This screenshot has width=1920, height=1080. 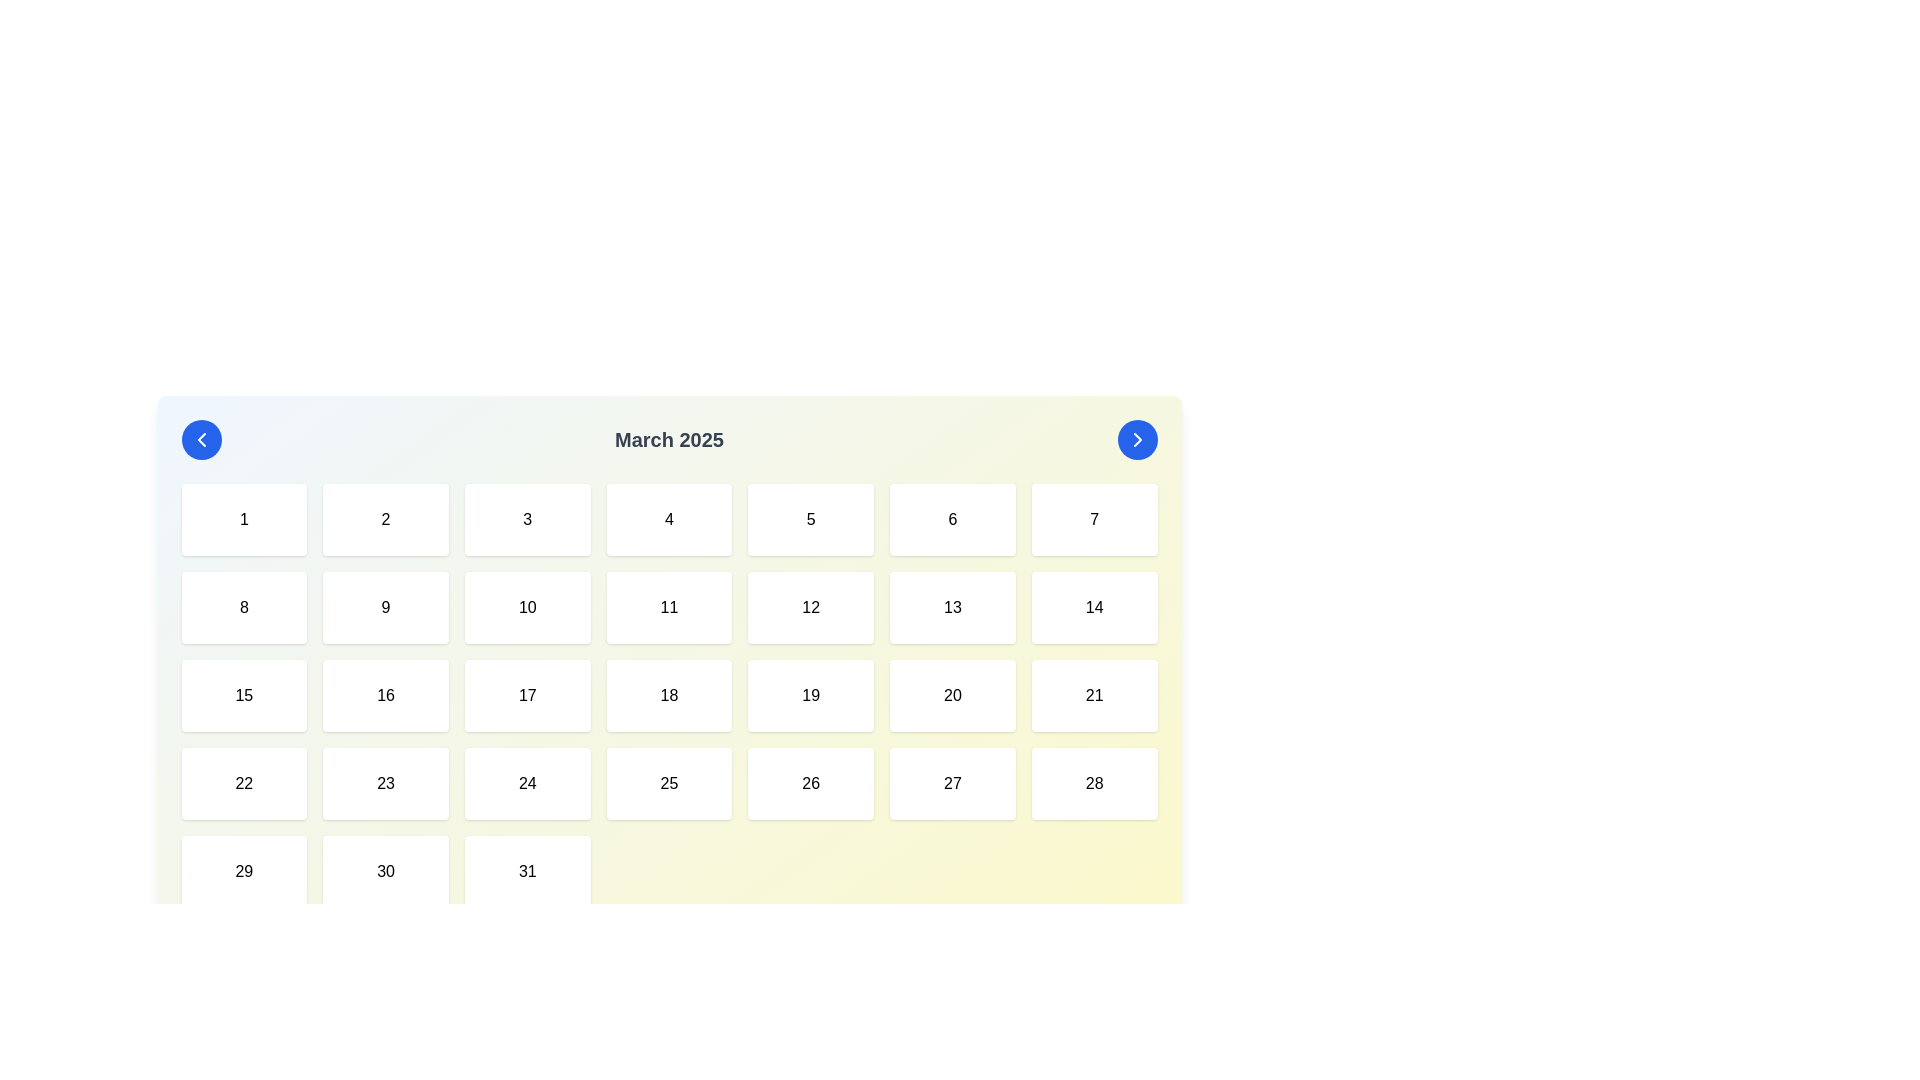 I want to click on the interactive calendar date element representing the 29th day of the month located, so click(x=243, y=870).